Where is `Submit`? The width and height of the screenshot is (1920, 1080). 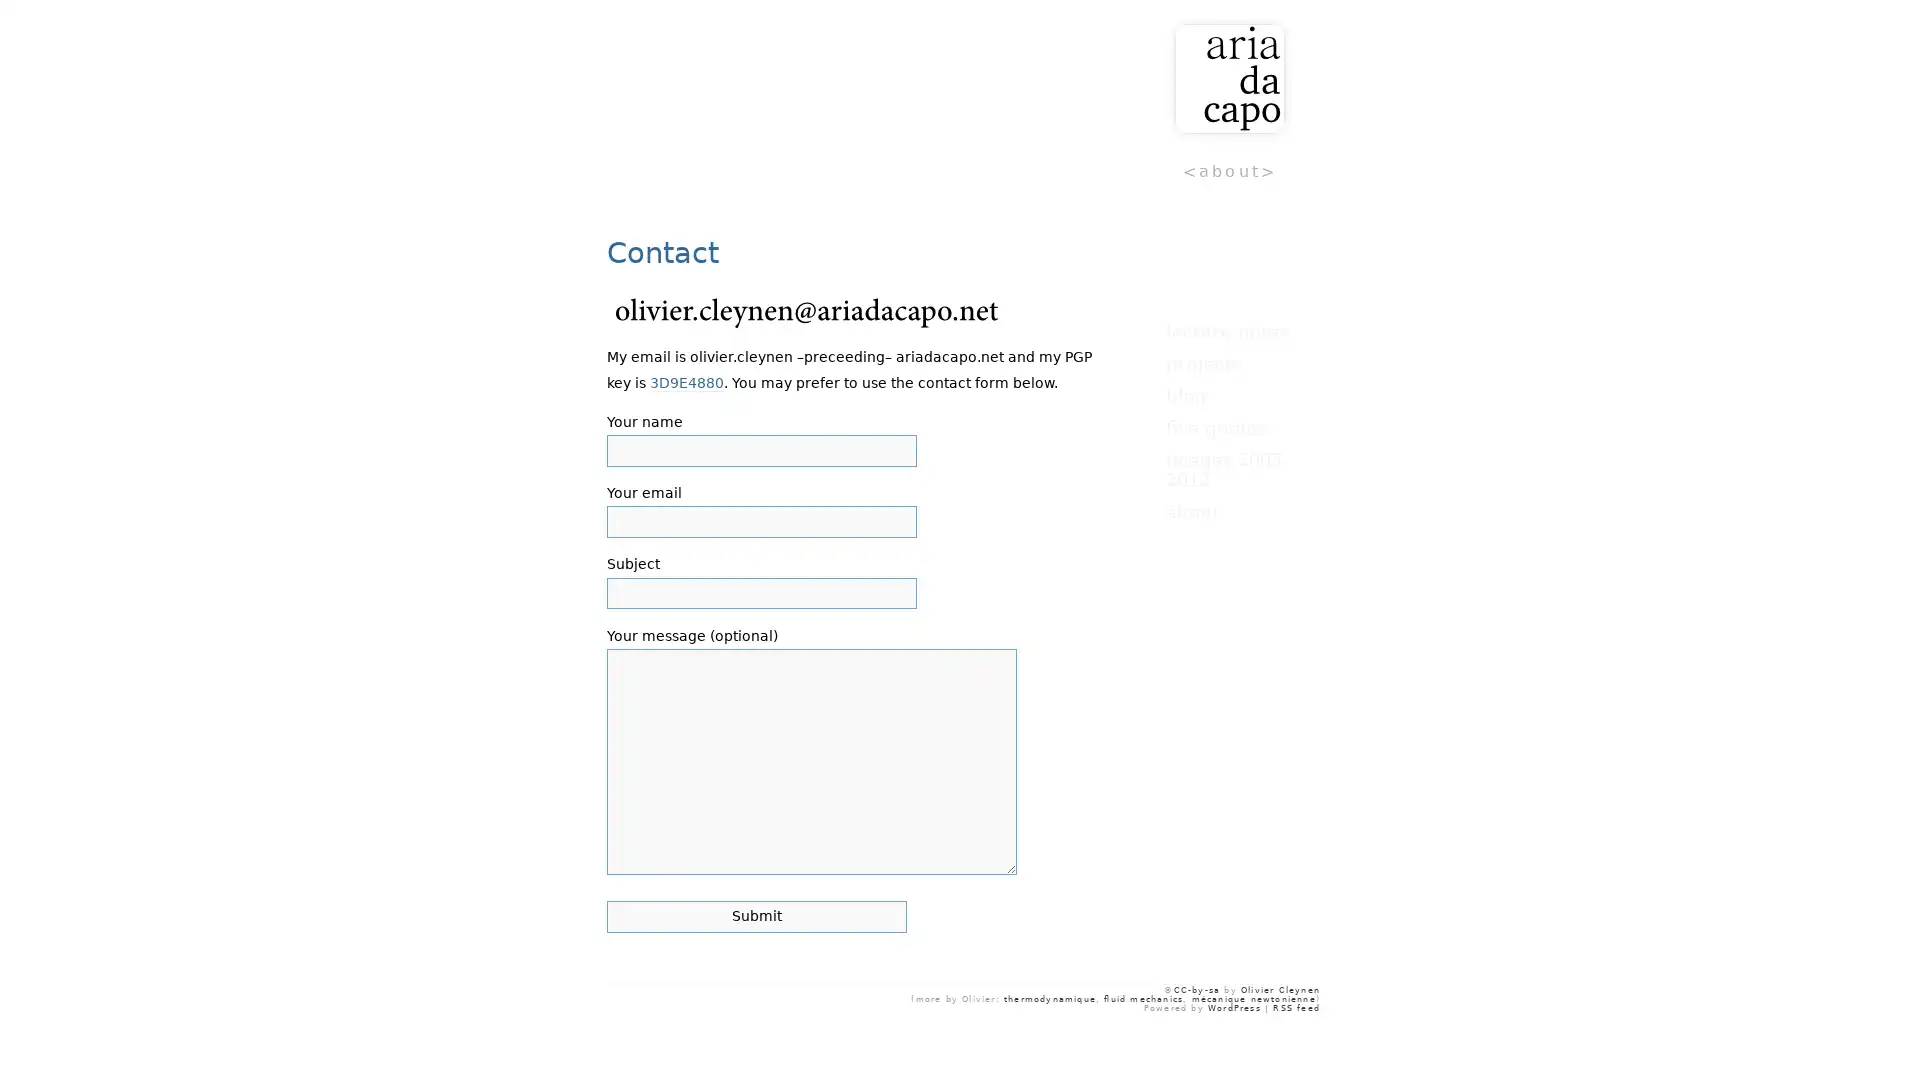 Submit is located at coordinates (756, 916).